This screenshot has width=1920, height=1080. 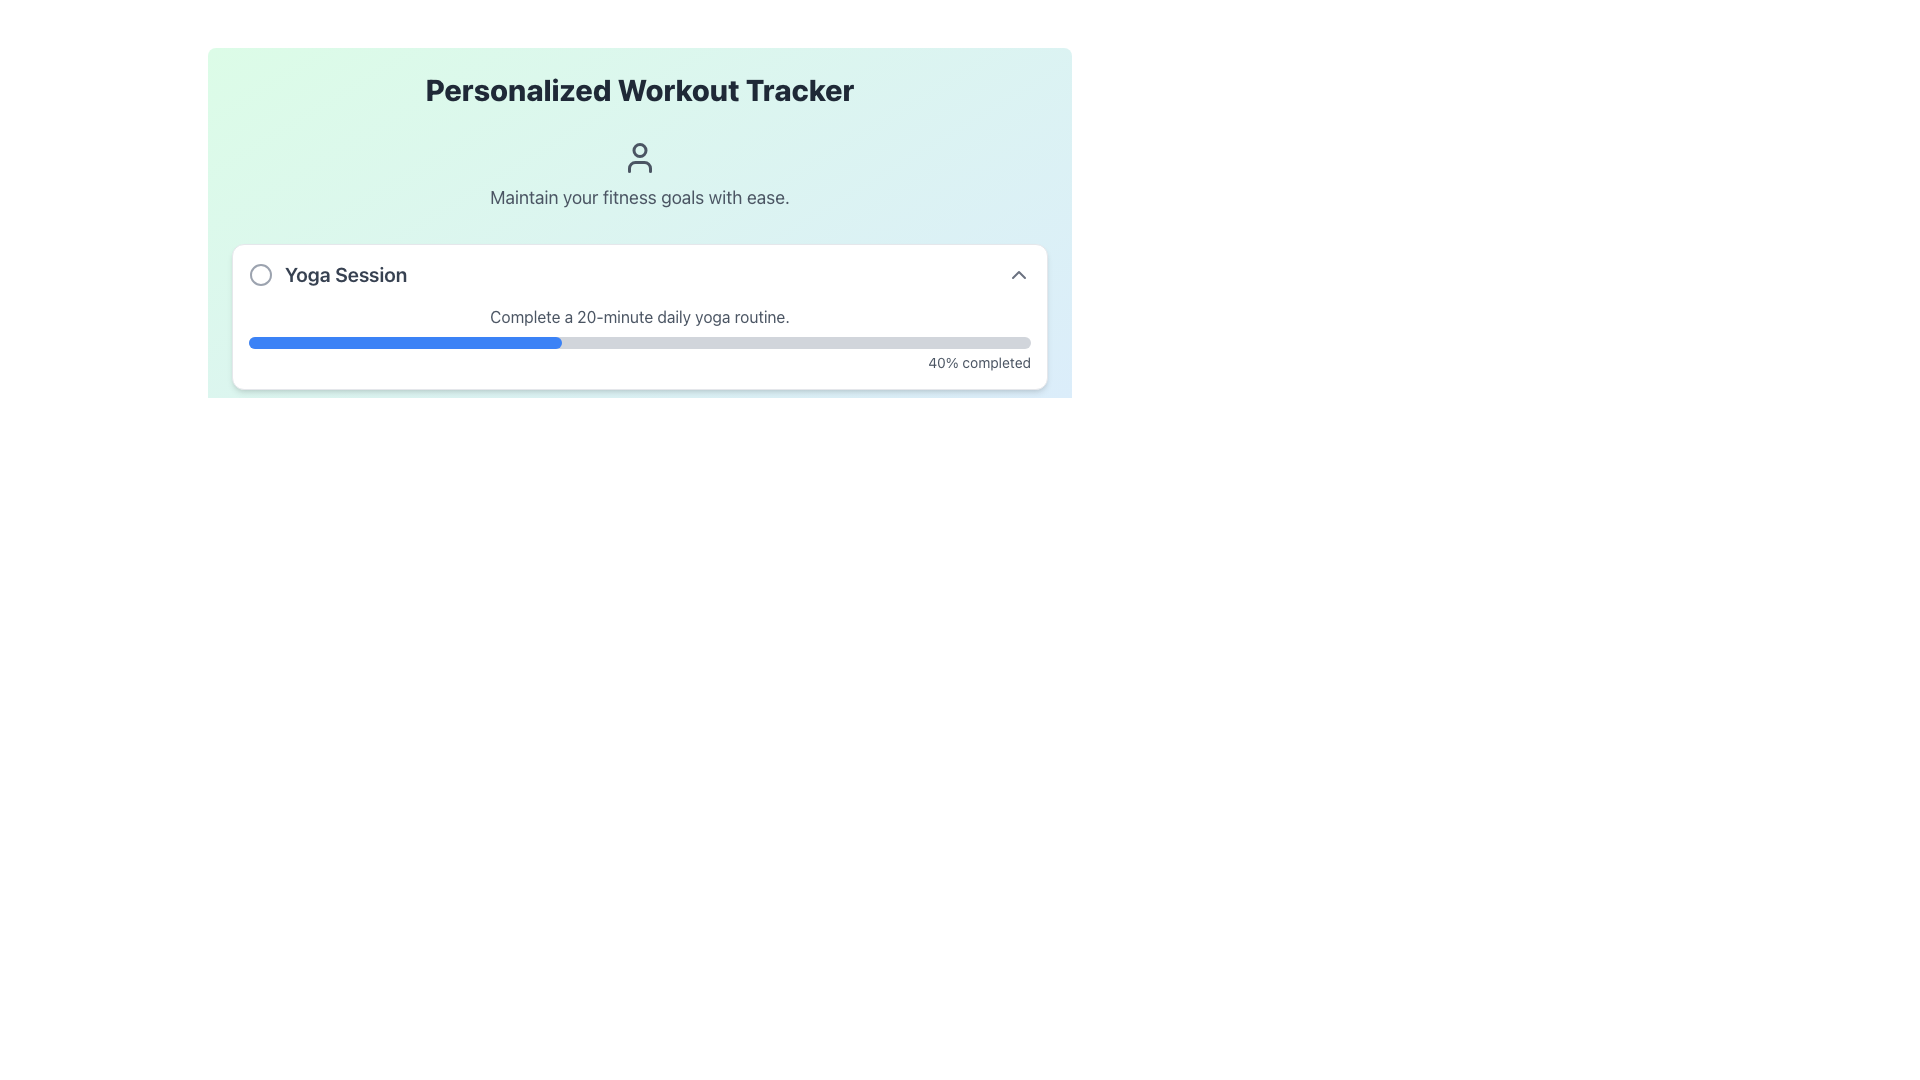 I want to click on the progress bar that visually indicates the completion of the task 'Complete a 20-minute daily yoga routine', located centrally between the texts 'Complete a 20-minute daily yoga routine.' and '40% completed.', so click(x=638, y=342).